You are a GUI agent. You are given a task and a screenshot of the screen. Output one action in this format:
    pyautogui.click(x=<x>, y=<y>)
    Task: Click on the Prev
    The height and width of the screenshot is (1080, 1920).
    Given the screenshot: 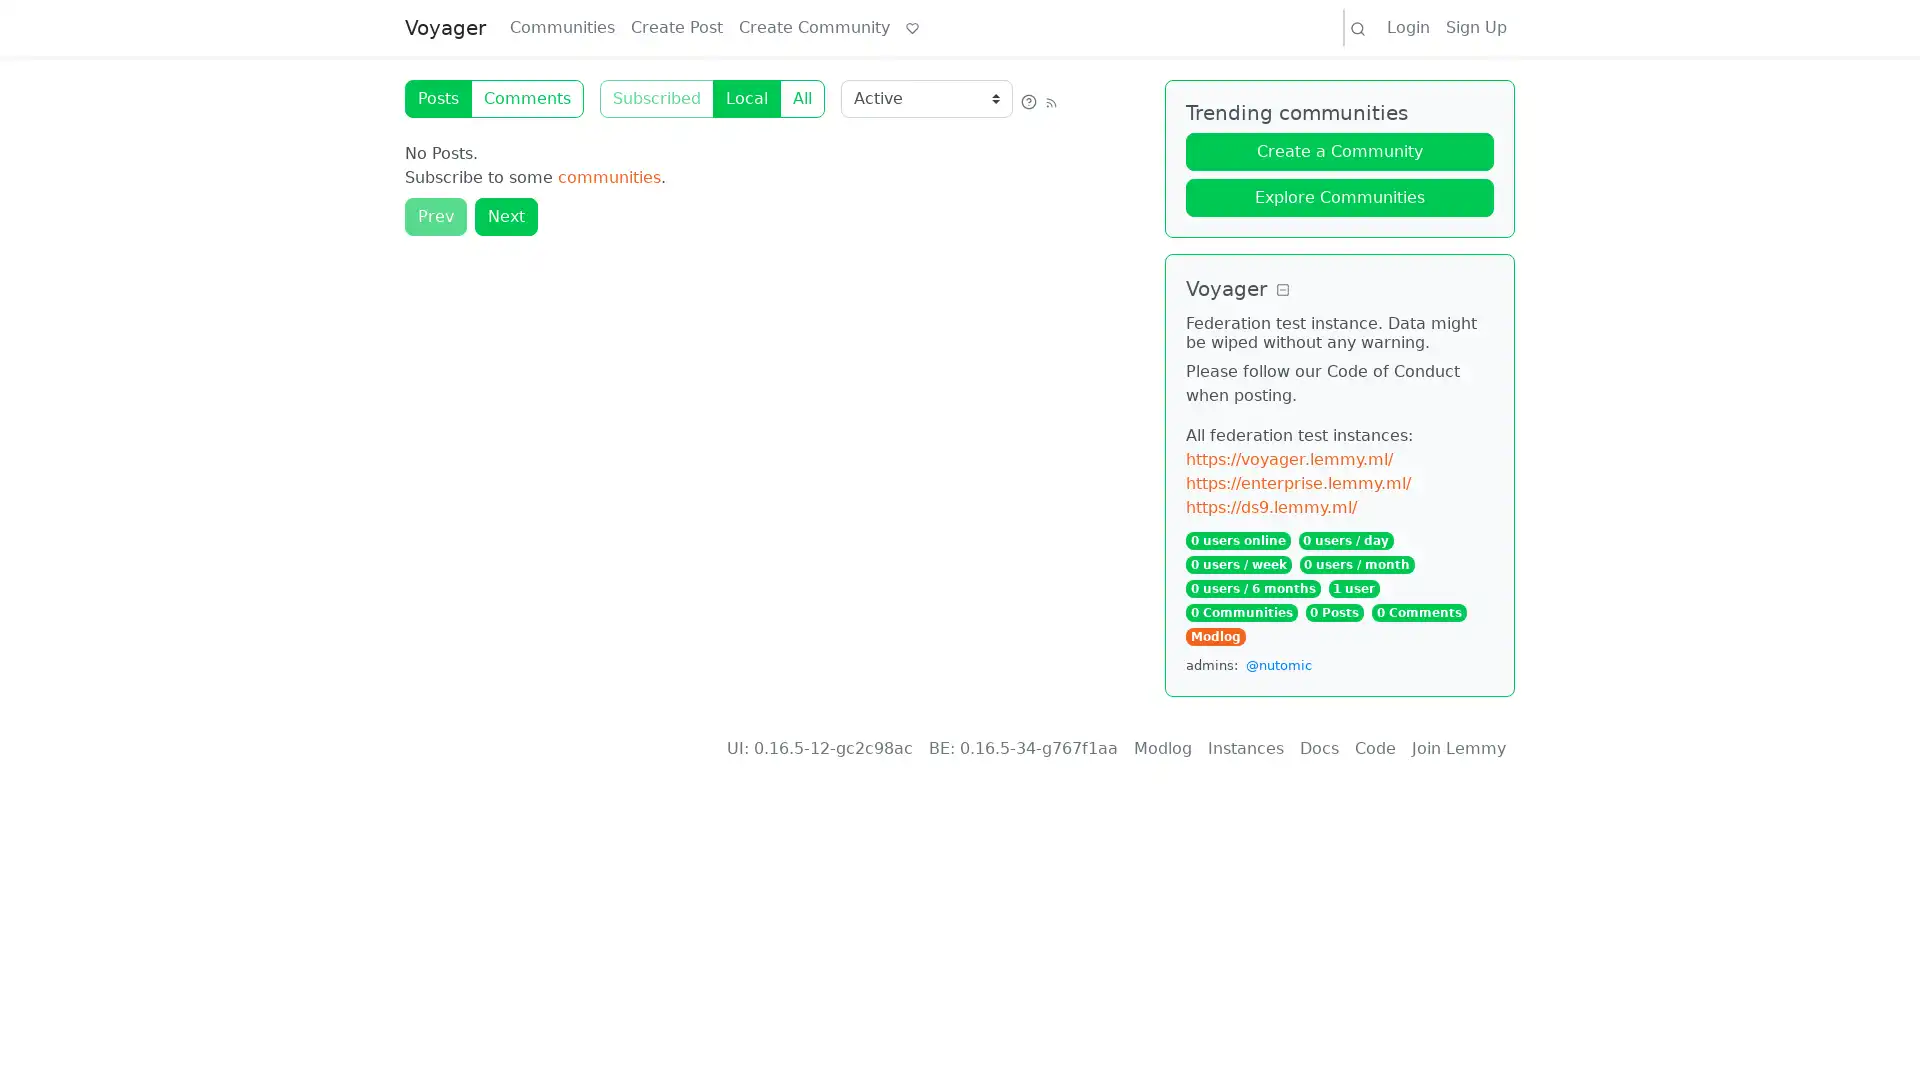 What is the action you would take?
    pyautogui.click(x=435, y=216)
    